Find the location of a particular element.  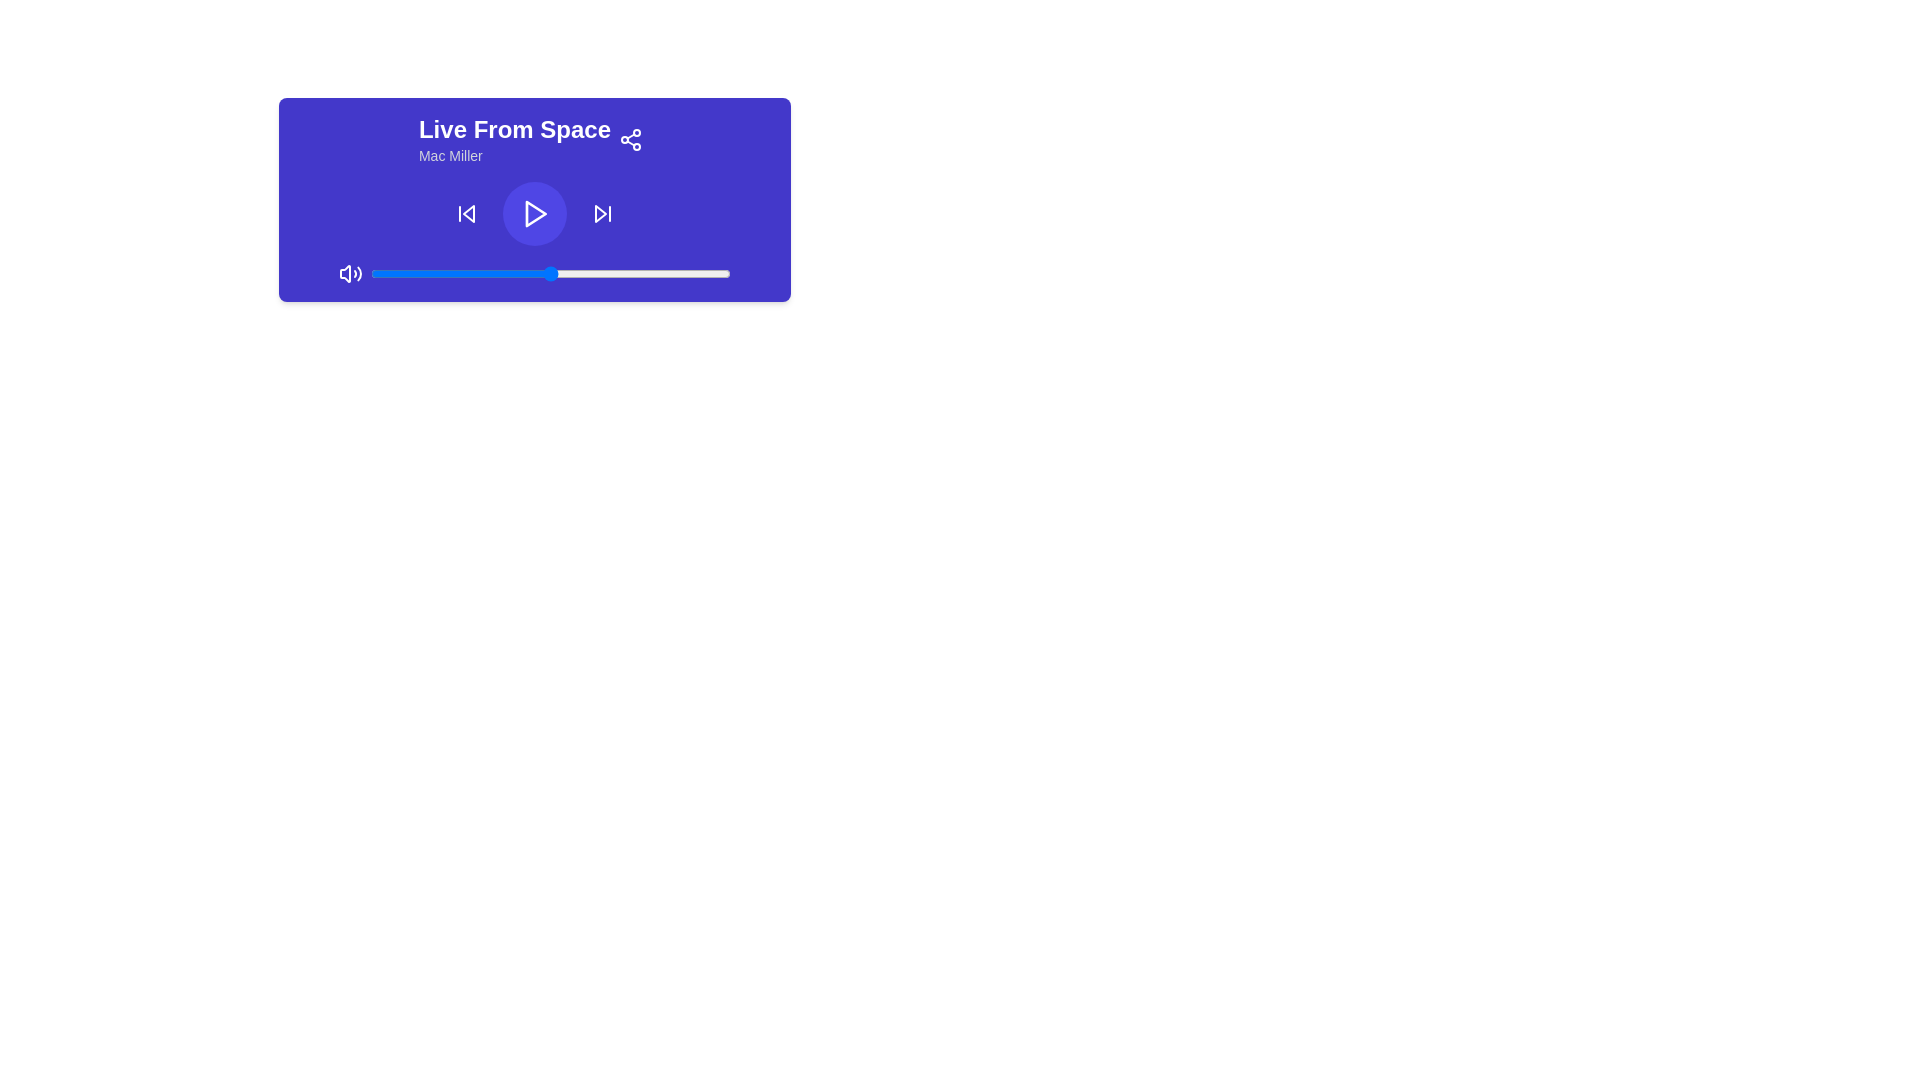

the slider value is located at coordinates (370, 273).